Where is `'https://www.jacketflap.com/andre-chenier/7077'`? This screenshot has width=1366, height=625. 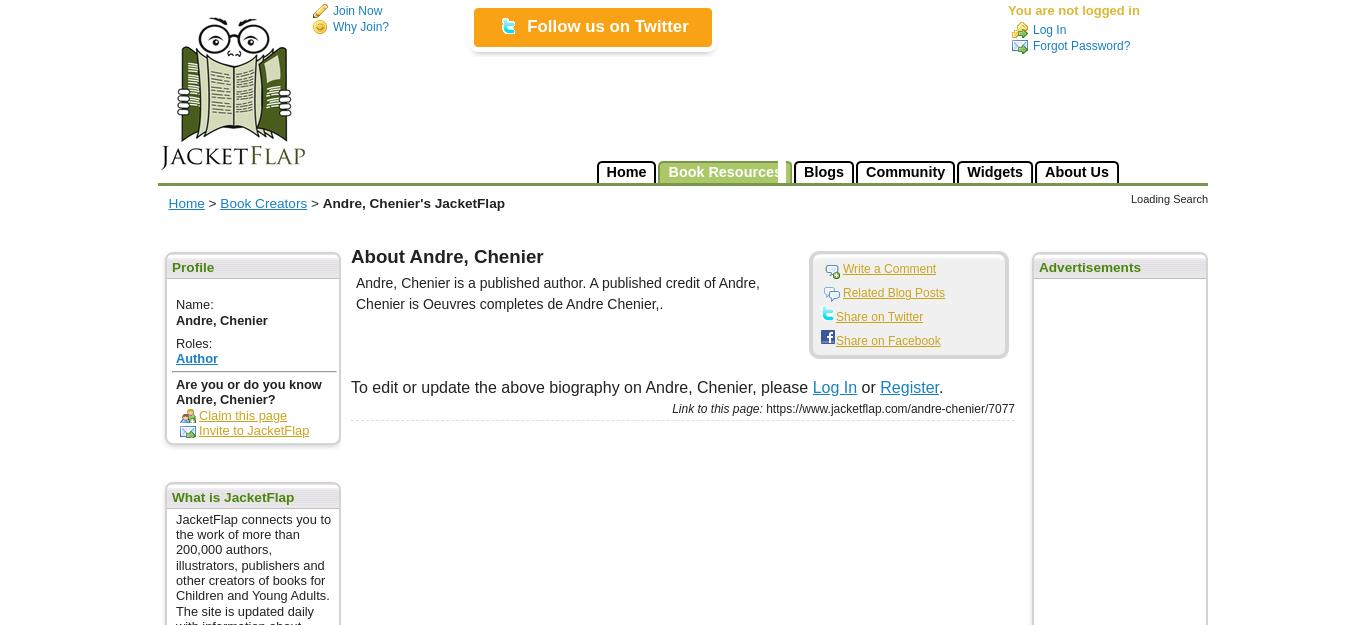 'https://www.jacketflap.com/andre-chenier/7077' is located at coordinates (887, 408).